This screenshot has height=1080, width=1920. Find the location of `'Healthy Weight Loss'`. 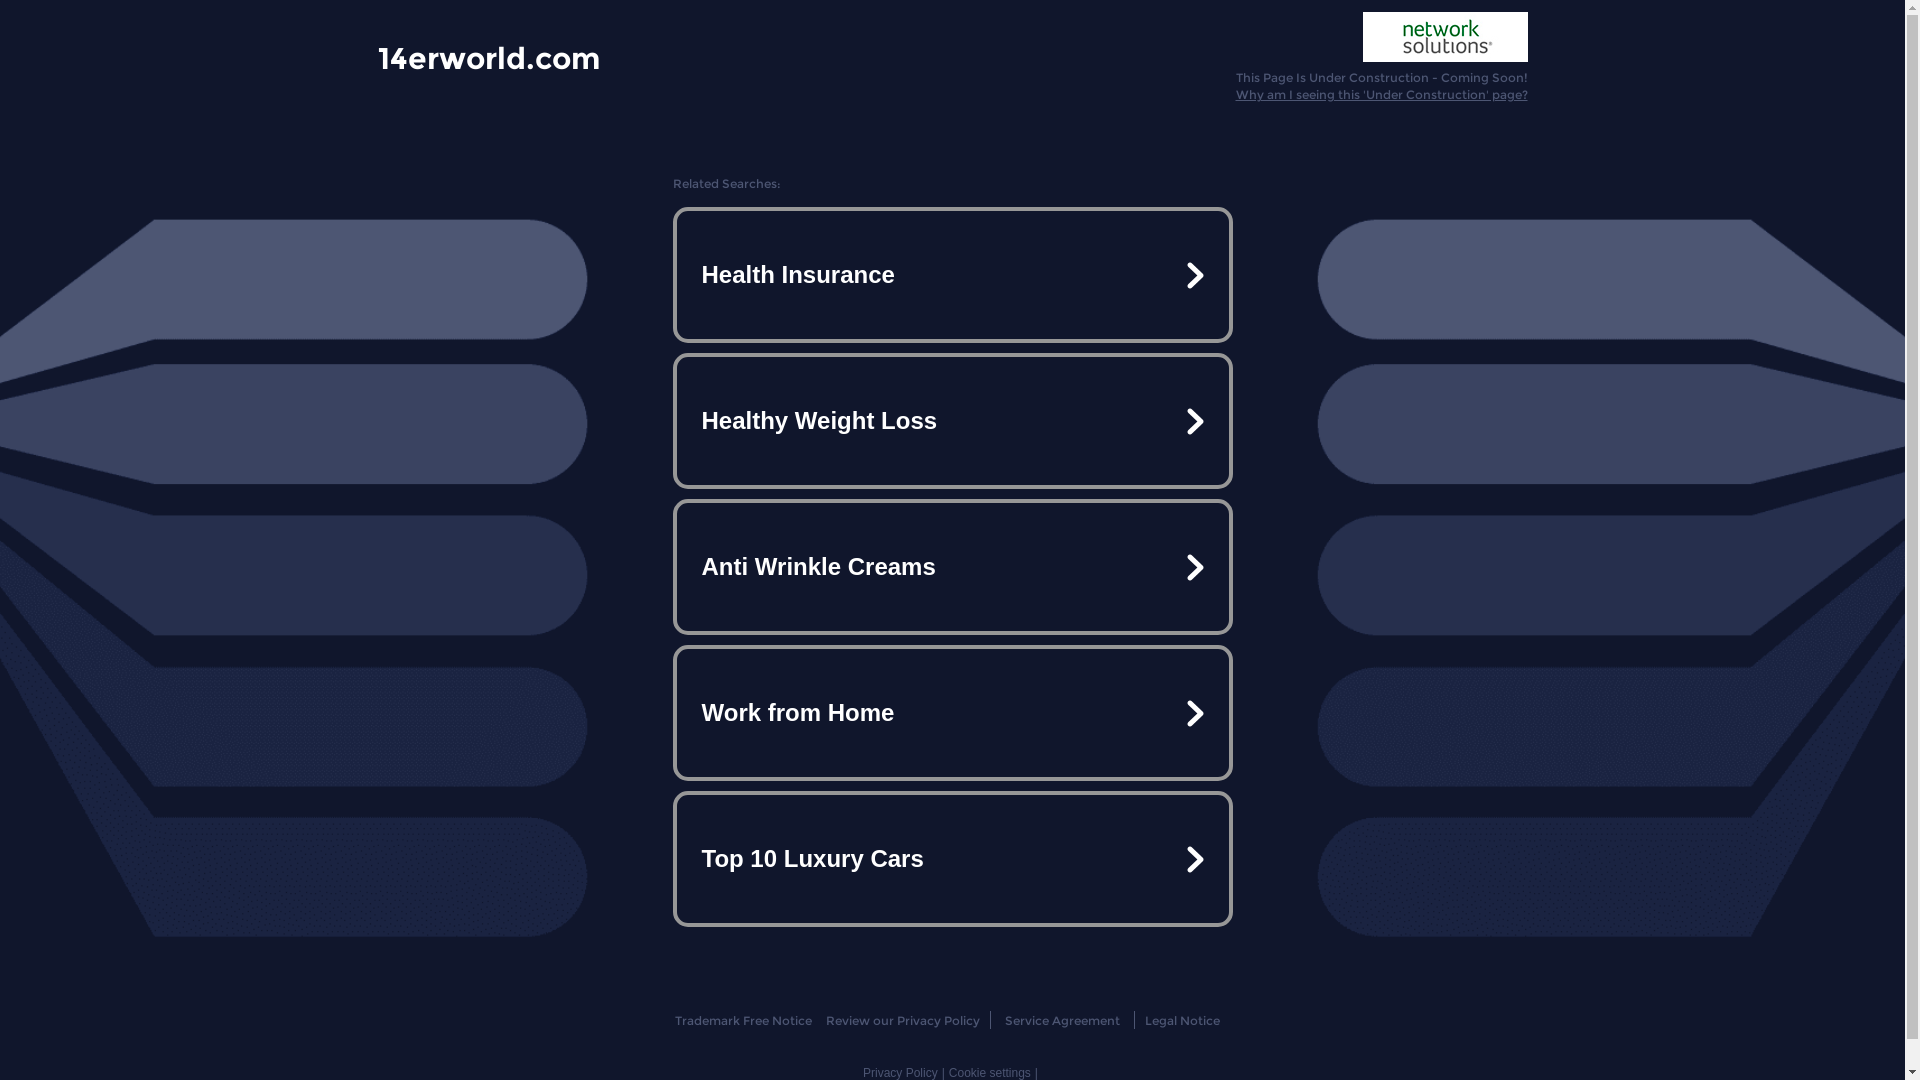

'Healthy Weight Loss' is located at coordinates (950, 419).